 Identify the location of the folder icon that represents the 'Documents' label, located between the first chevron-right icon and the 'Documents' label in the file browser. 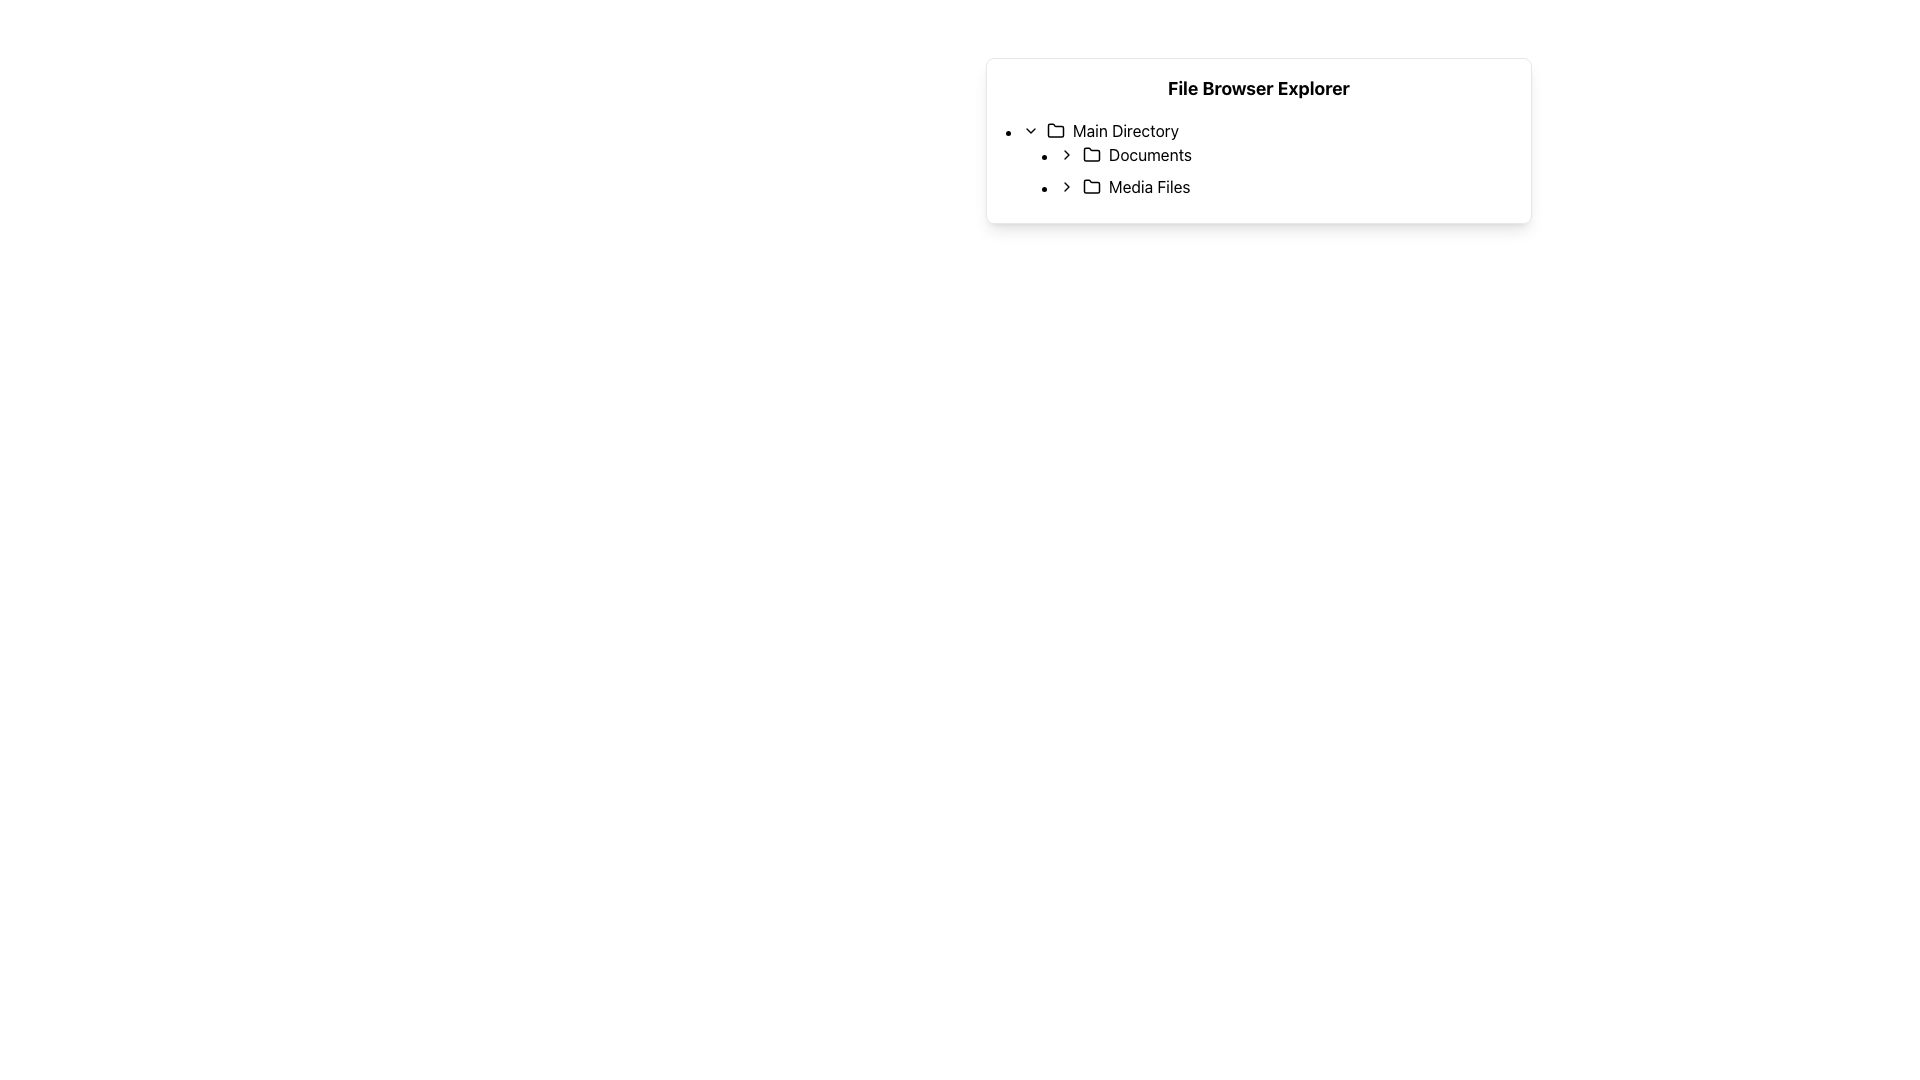
(1090, 153).